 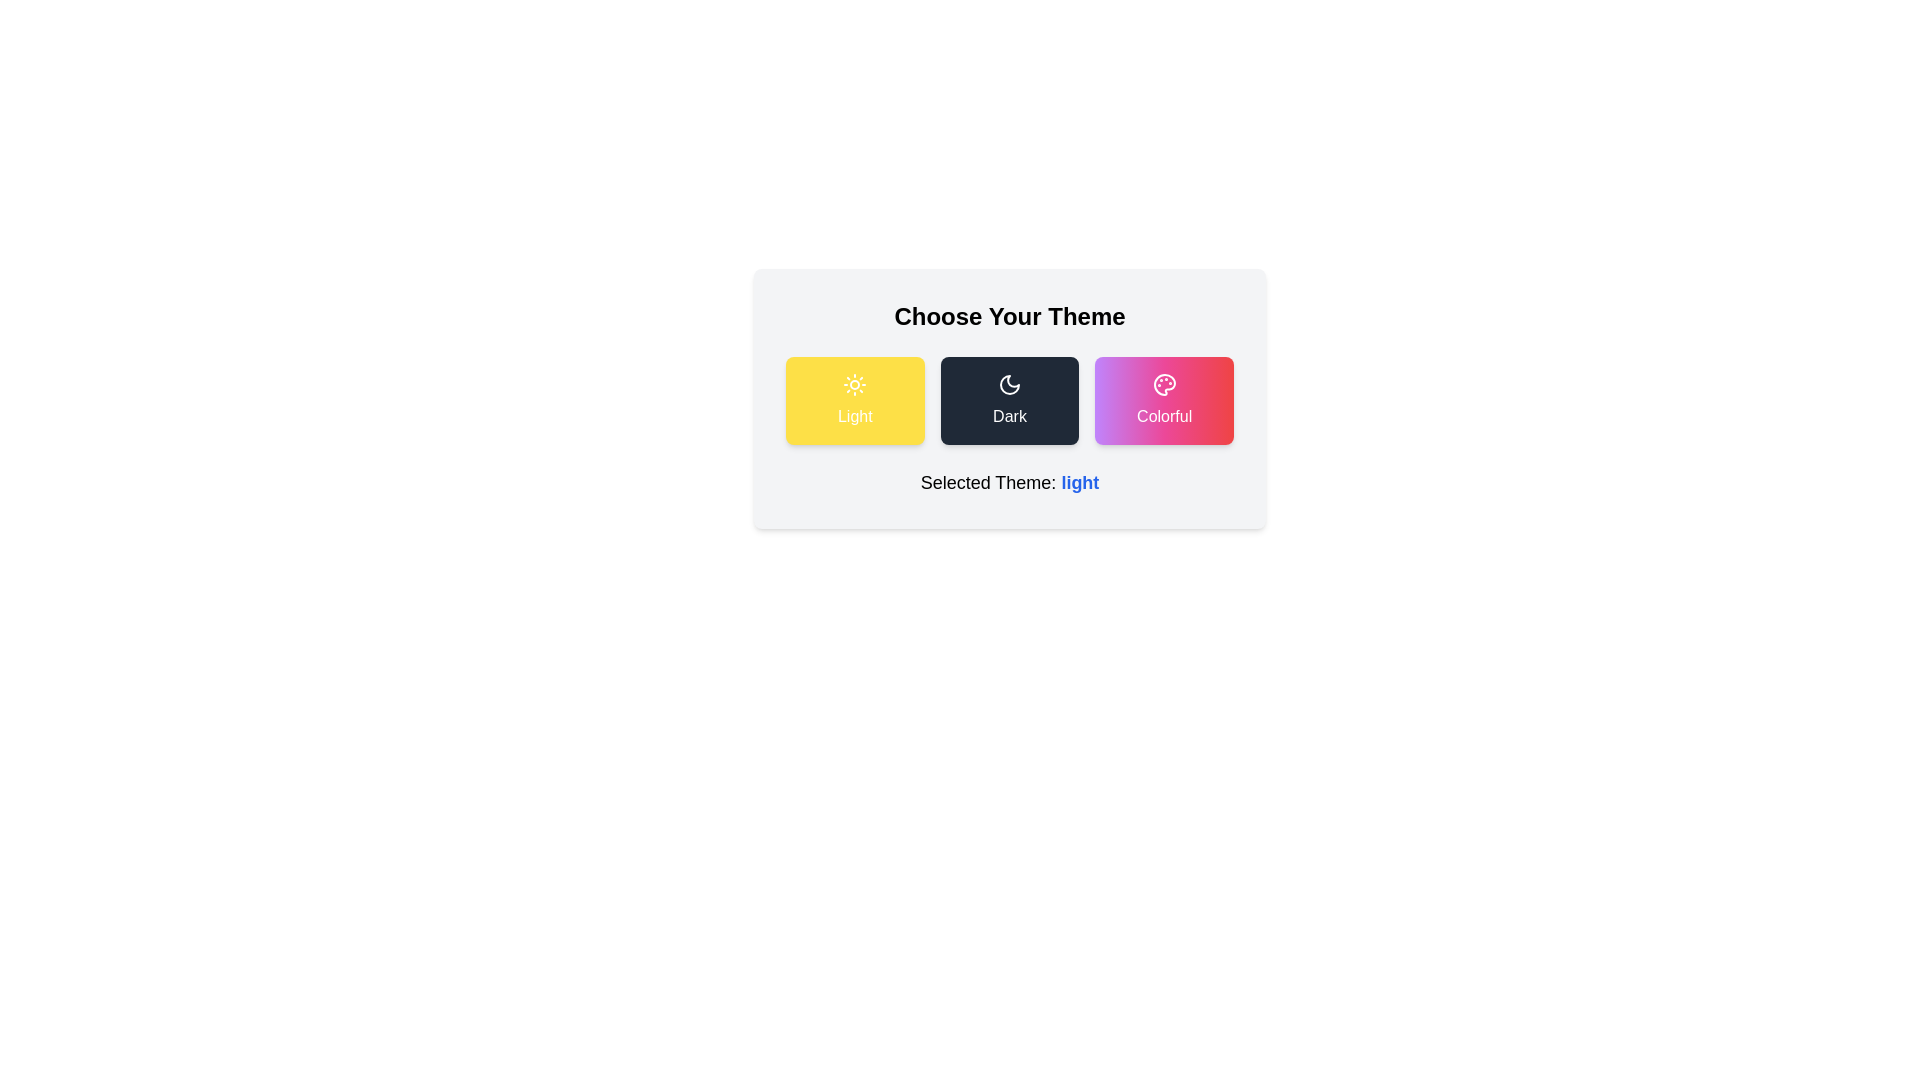 What do you see at coordinates (1163, 401) in the screenshot?
I see `the button for the Colorful theme to observe hover effects` at bounding box center [1163, 401].